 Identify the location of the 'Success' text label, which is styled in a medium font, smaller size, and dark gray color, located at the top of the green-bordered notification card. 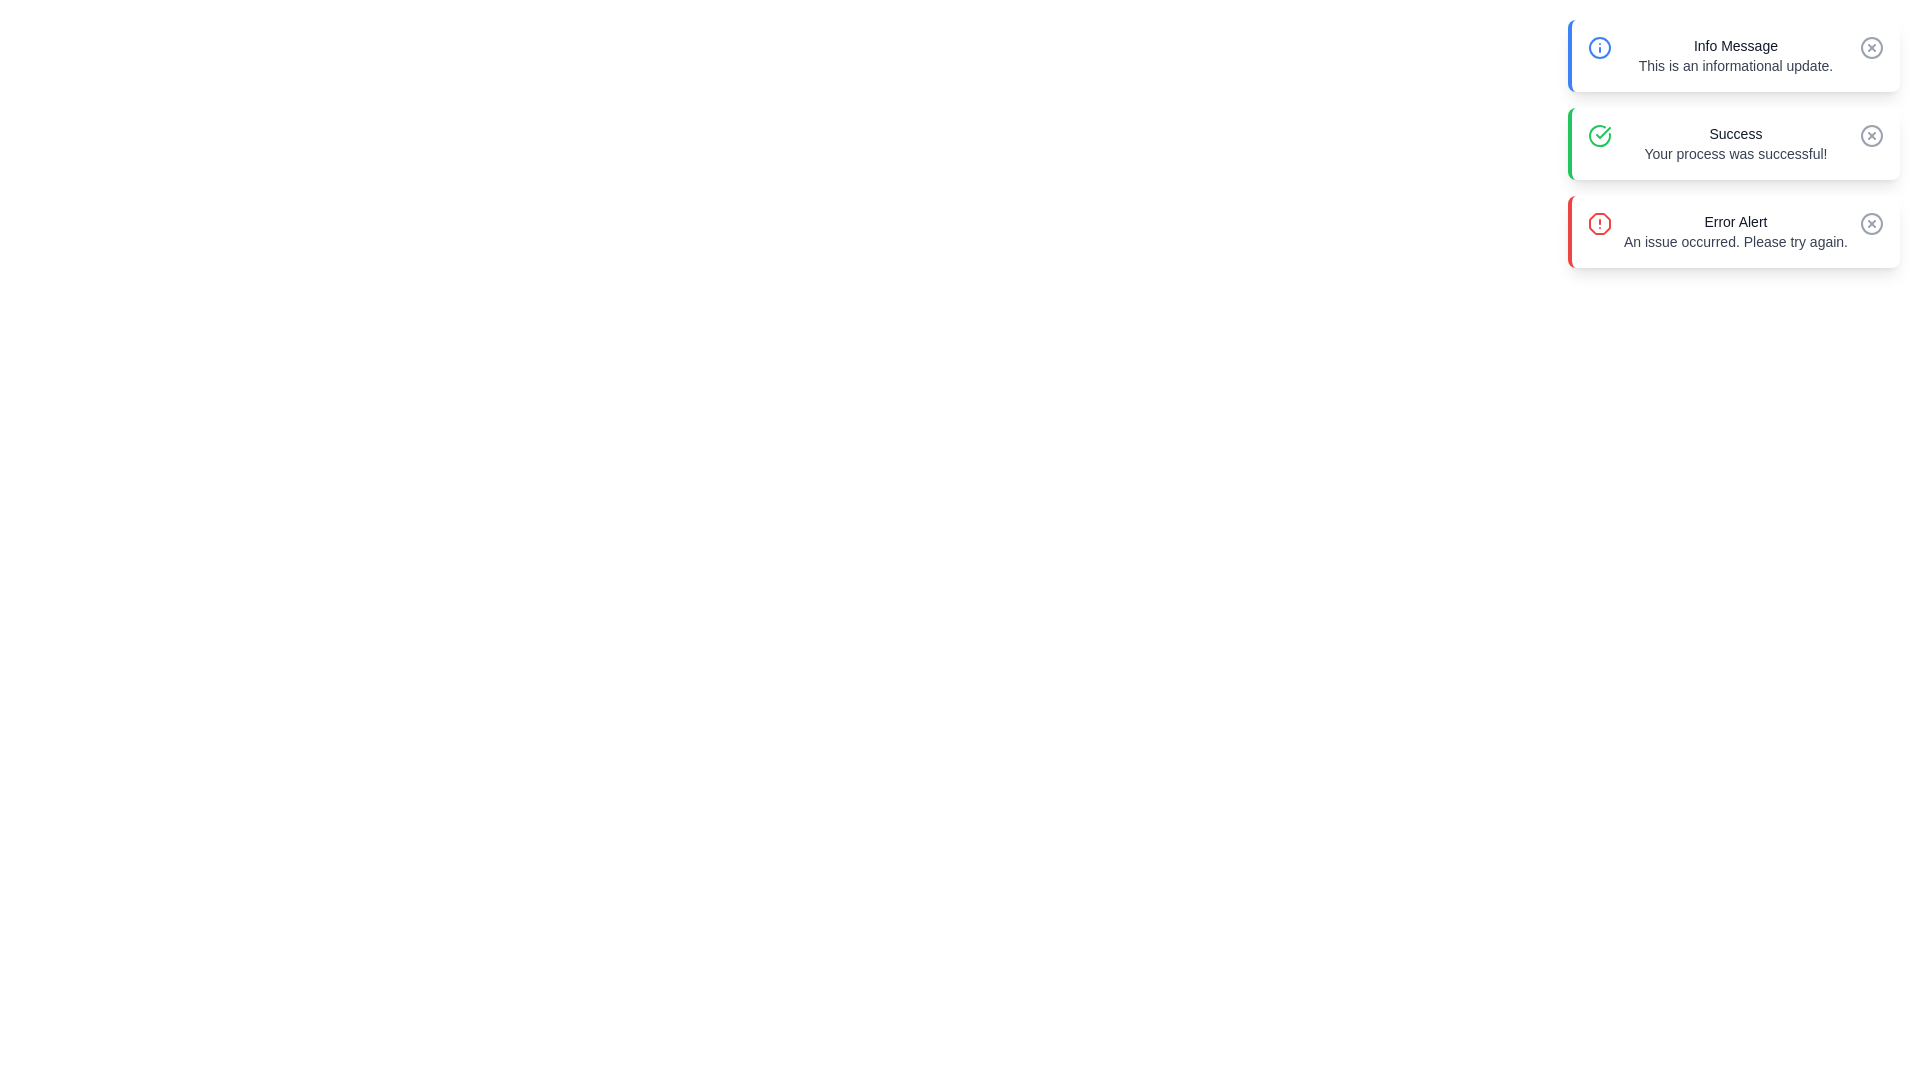
(1734, 134).